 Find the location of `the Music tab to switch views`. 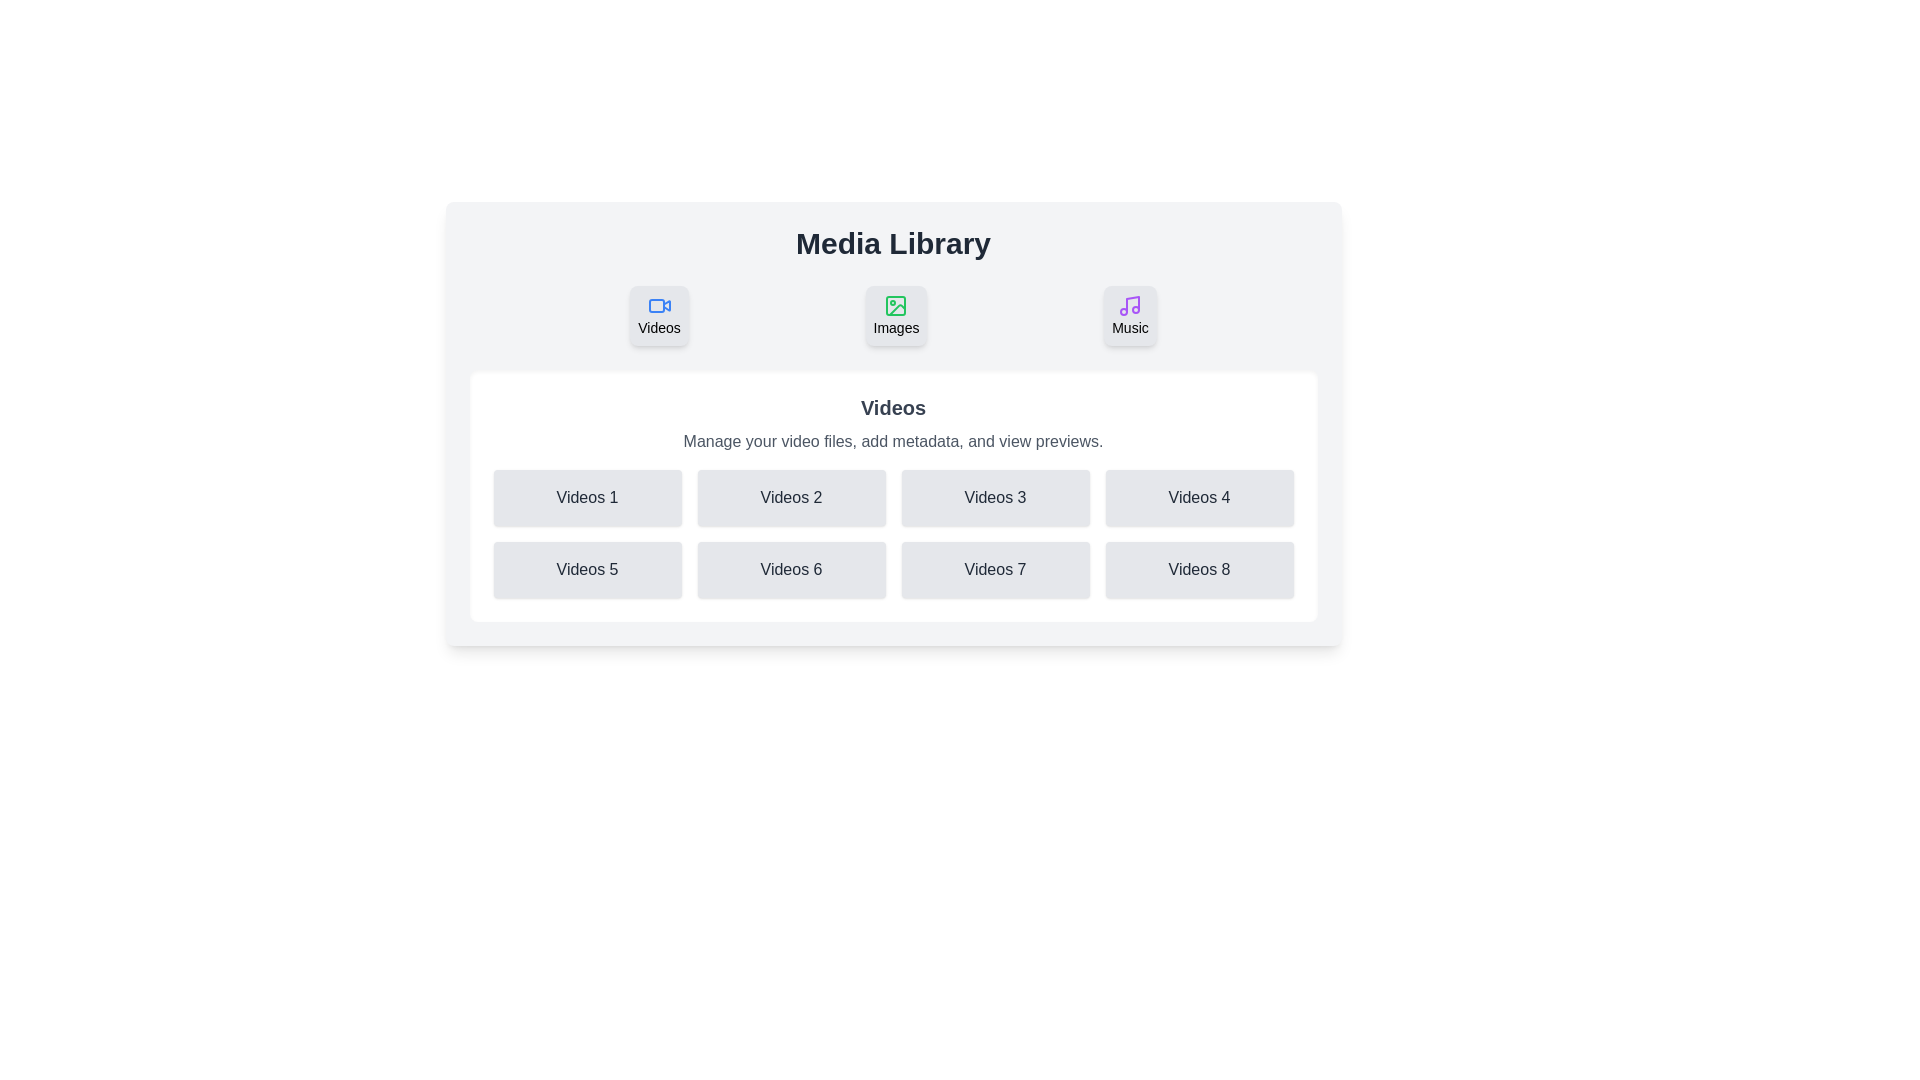

the Music tab to switch views is located at coordinates (1130, 315).